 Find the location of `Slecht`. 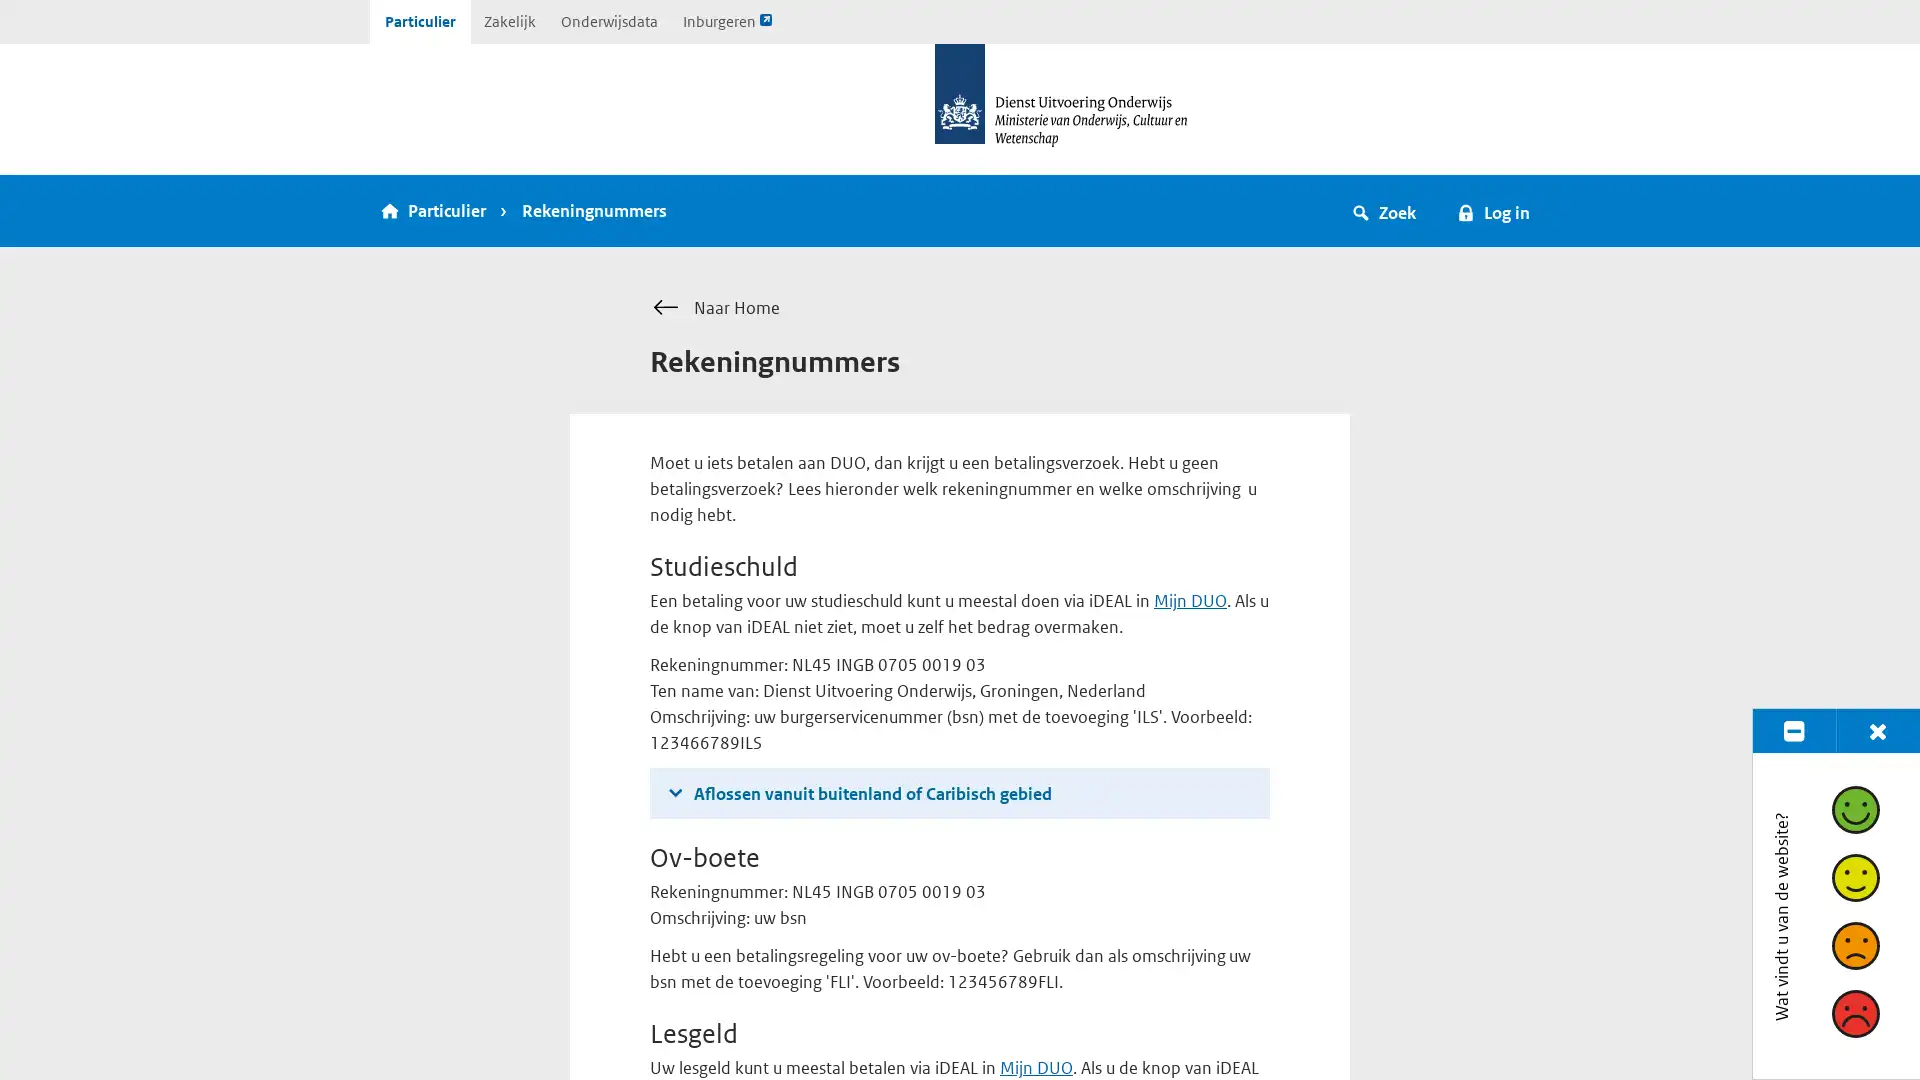

Slecht is located at coordinates (1853, 1013).